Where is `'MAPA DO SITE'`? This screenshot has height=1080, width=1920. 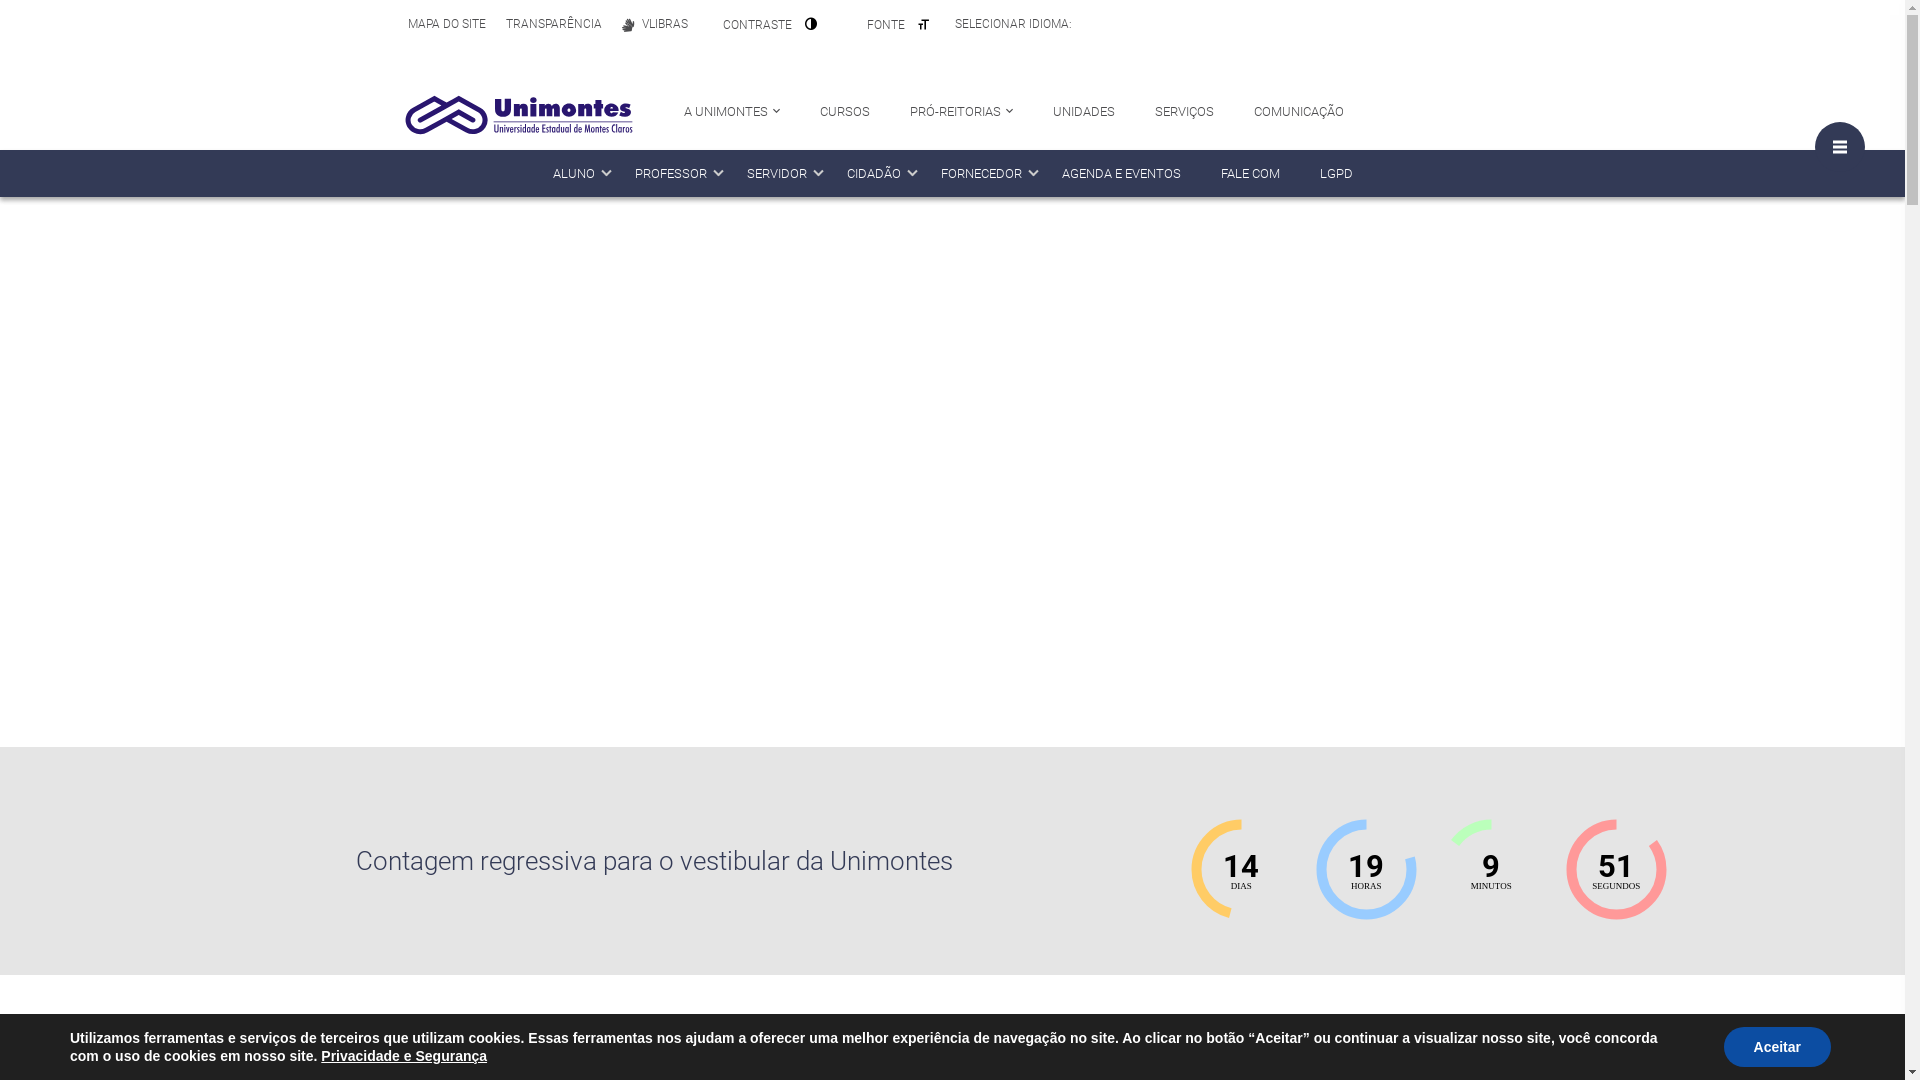
'MAPA DO SITE' is located at coordinates (445, 24).